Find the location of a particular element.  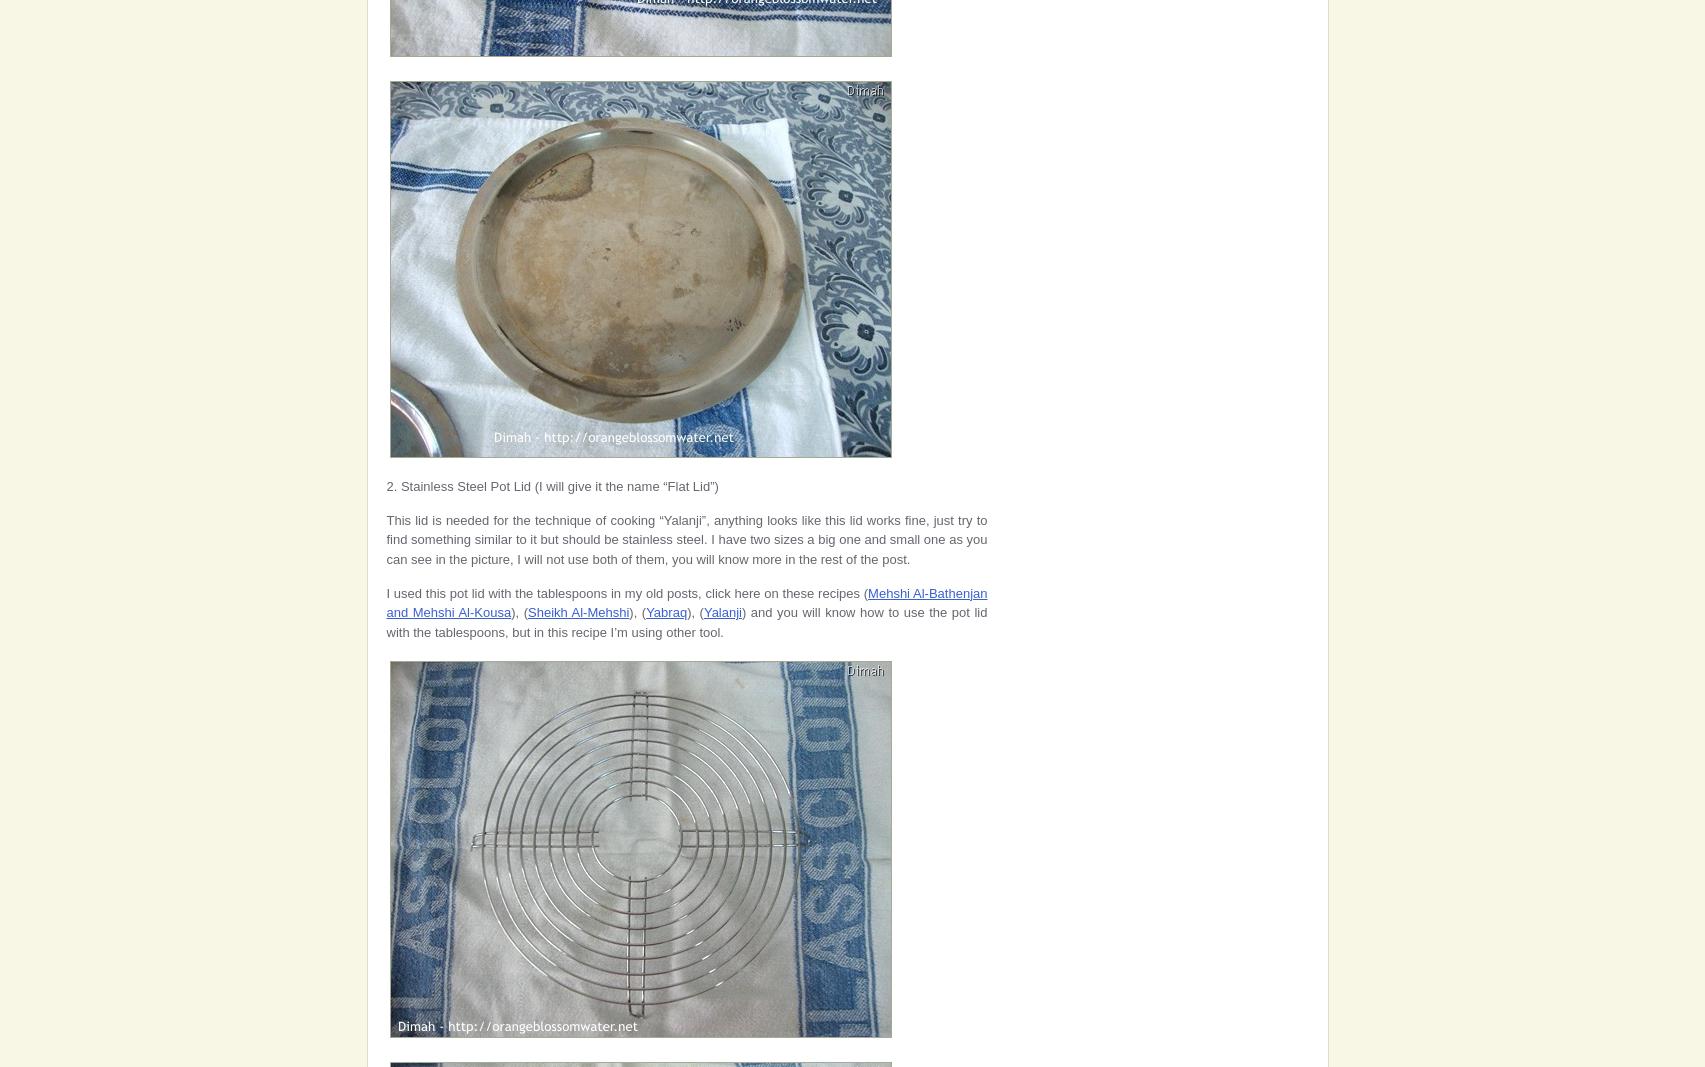

'This lid is needed for the technique of cooking “Yalanji”, anything looks like this lid works fine, just try to find something similar to it' is located at coordinates (686, 528).